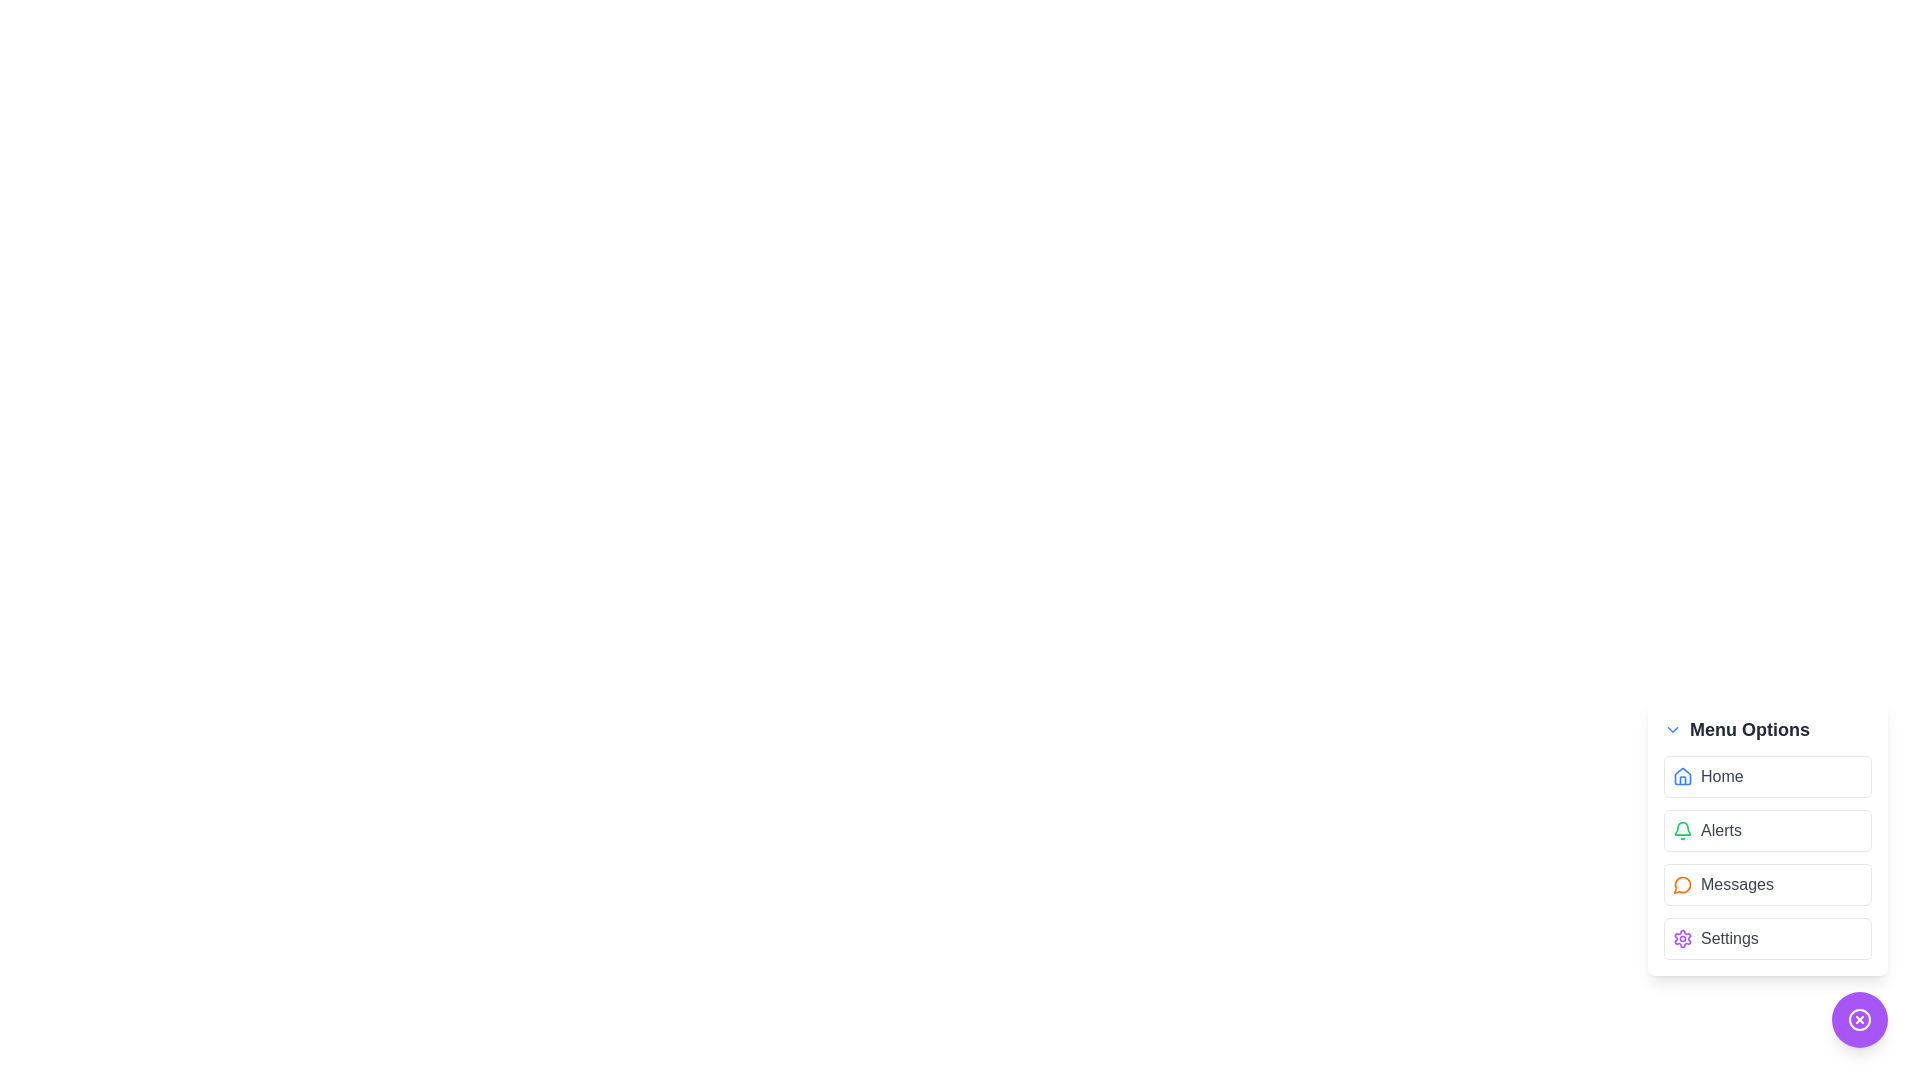 This screenshot has width=1920, height=1080. Describe the element at coordinates (1767, 938) in the screenshot. I see `the navigational button for 'Settings' located as the last item under 'Menu Options'` at that location.